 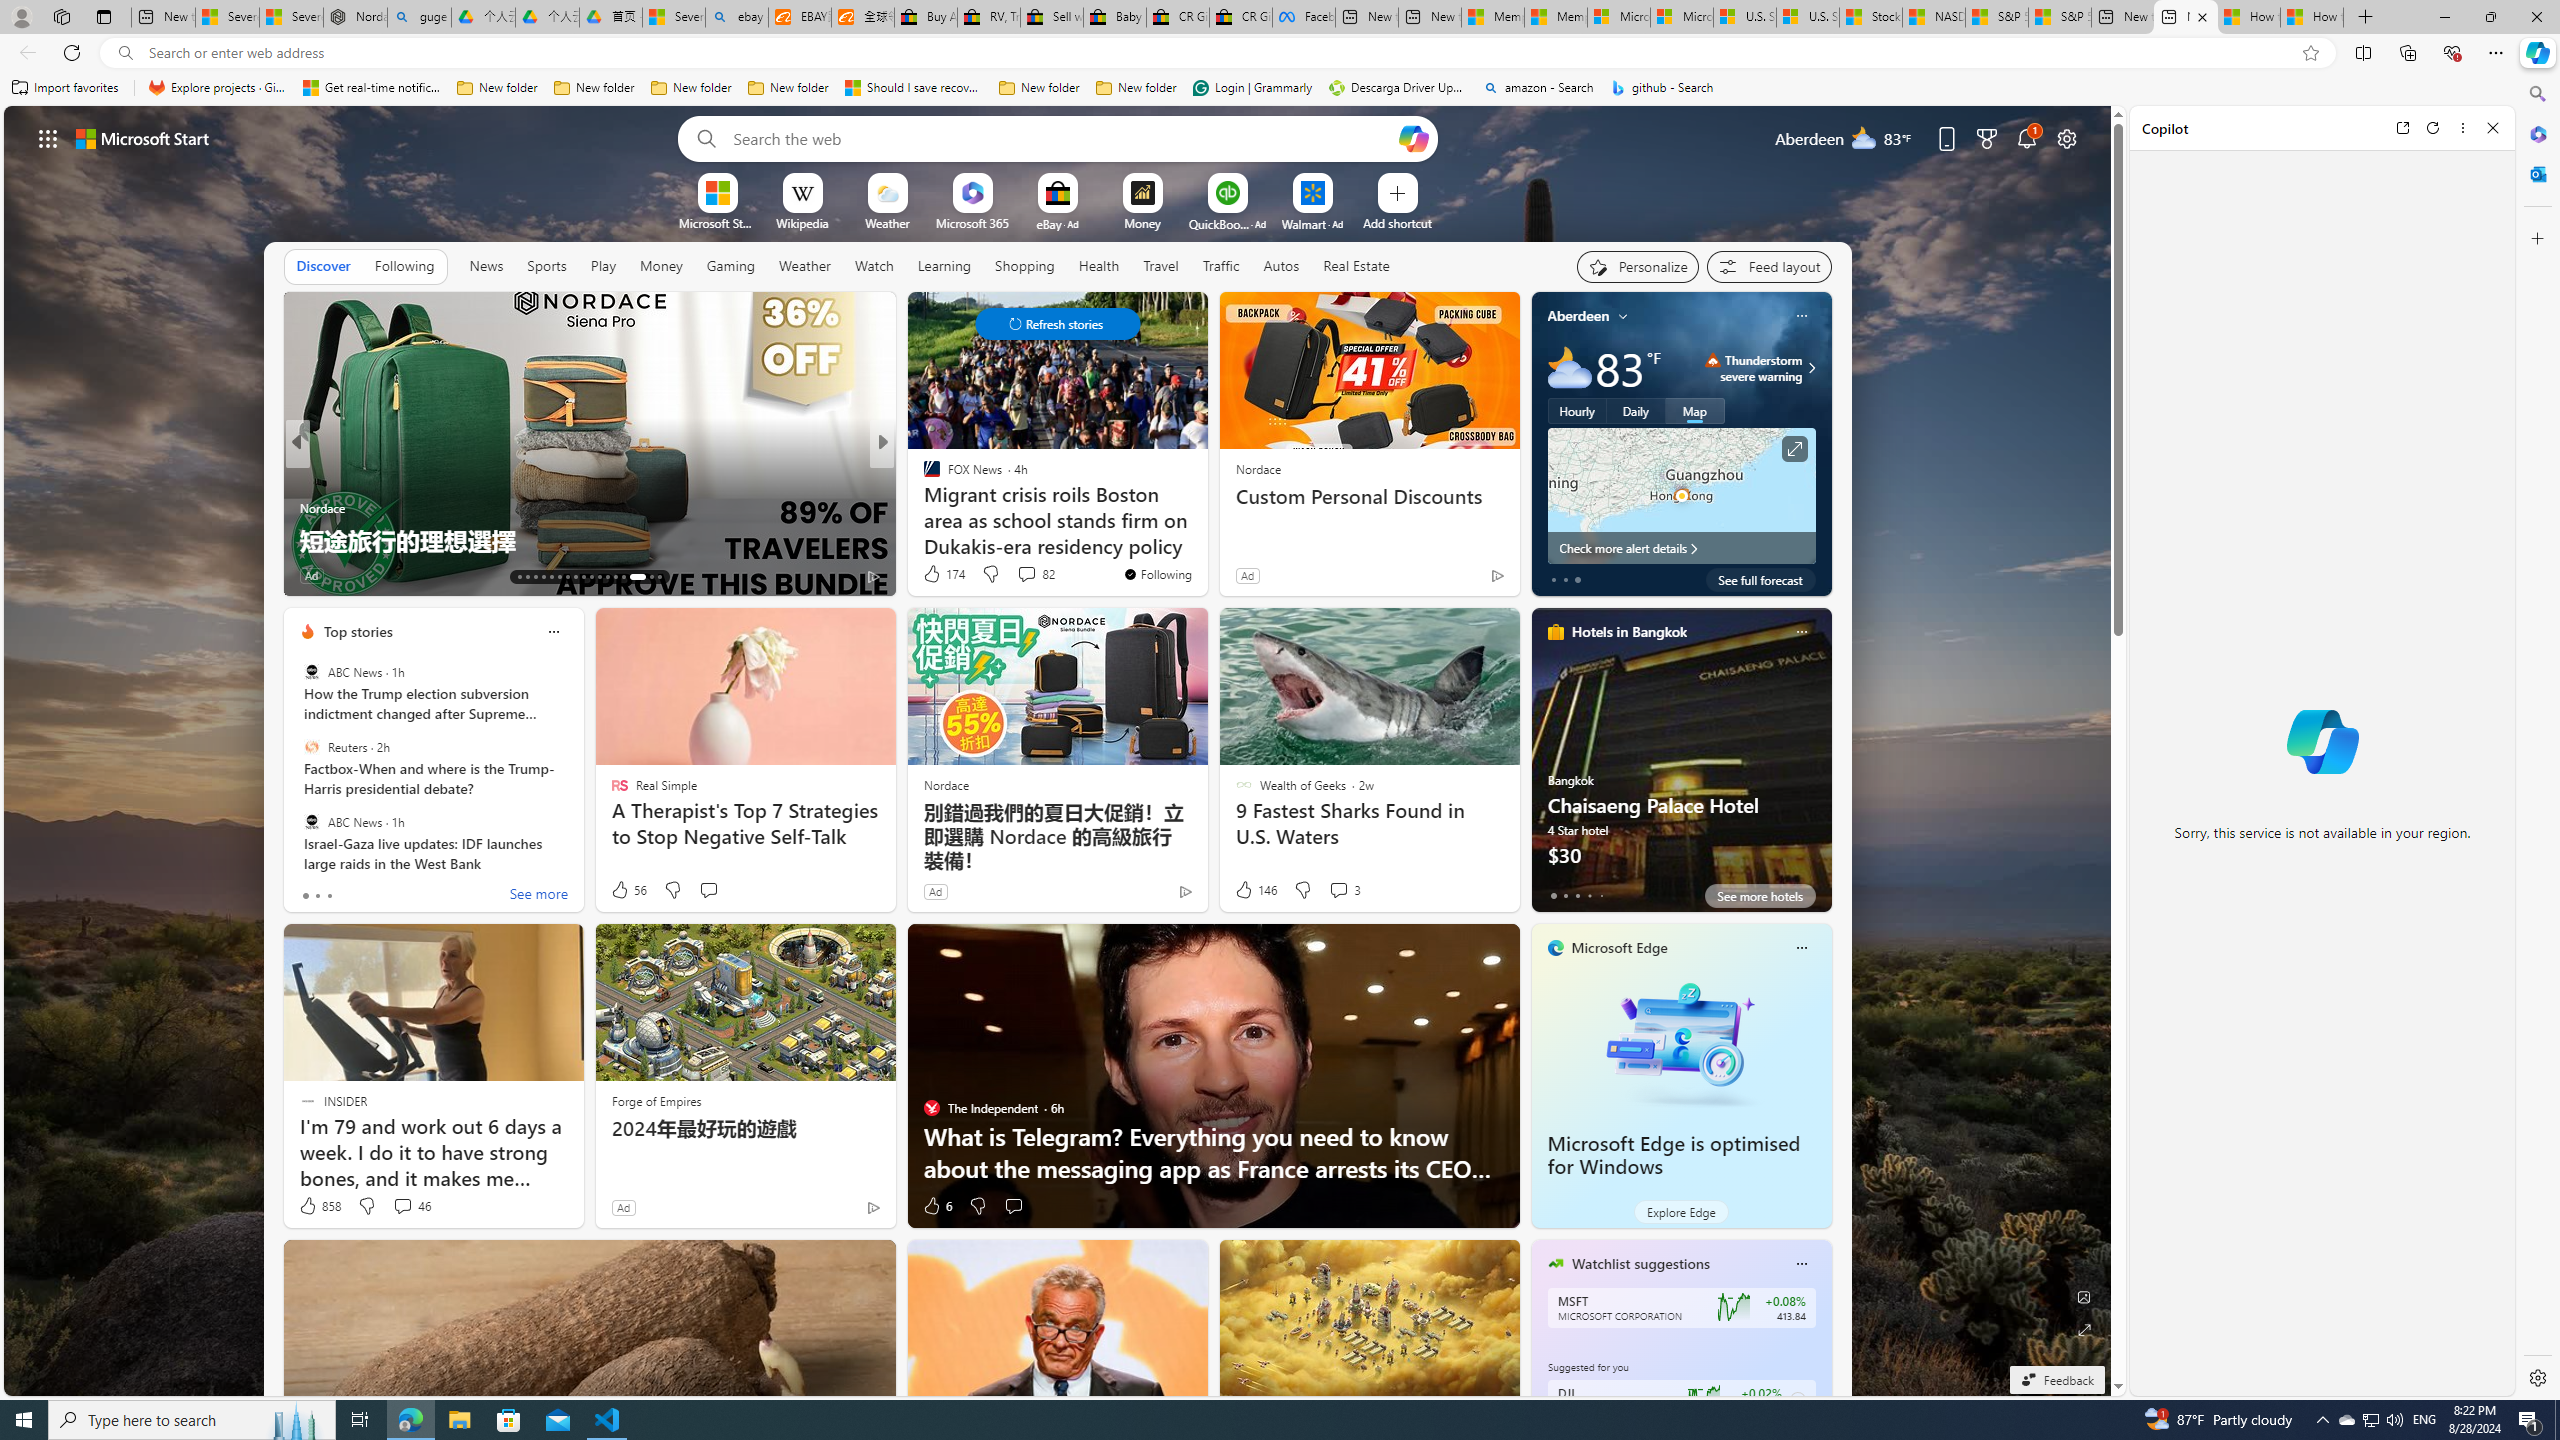 I want to click on 'AutomationID: waffle', so click(x=48, y=137).